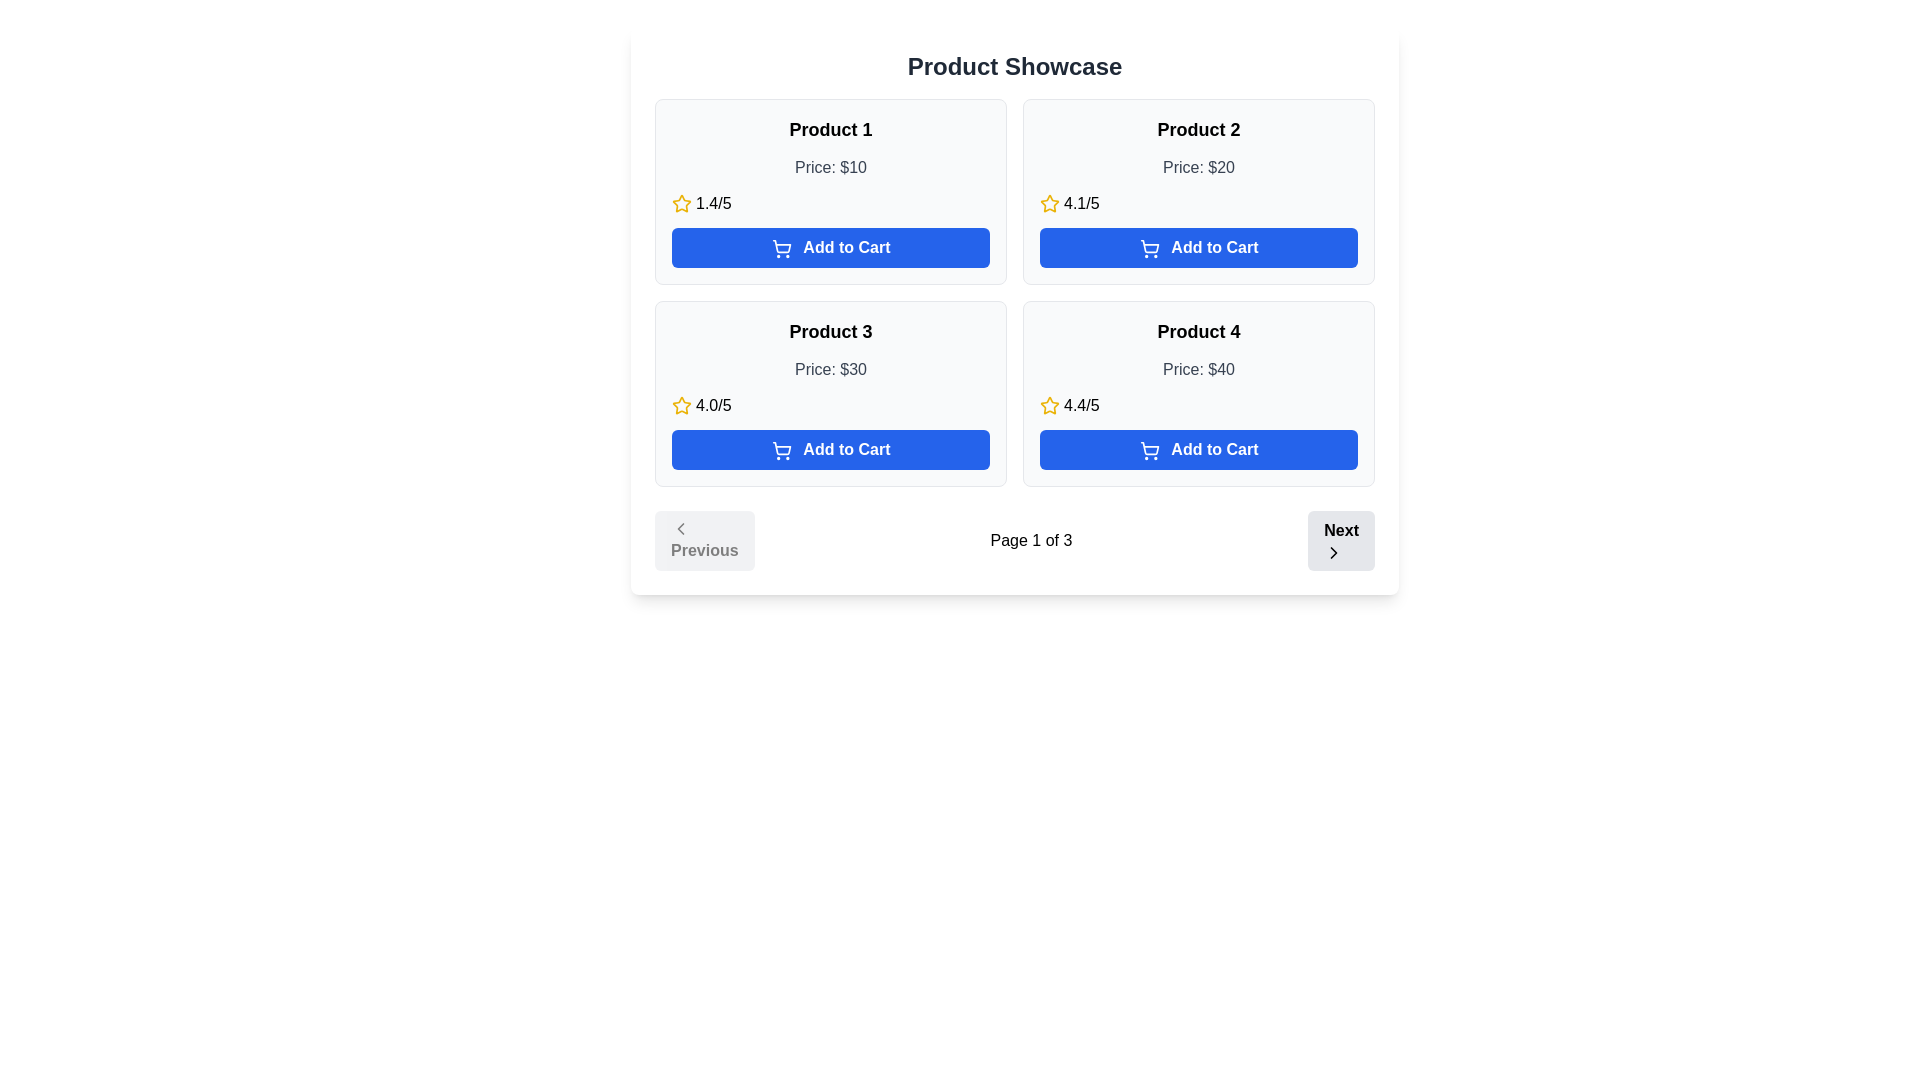 The image size is (1920, 1080). Describe the element at coordinates (830, 130) in the screenshot. I see `the text label displaying 'Product 1', which is styled with a larger font size and bold weight, located prominently at the top of the bordered card for Product 1` at that location.